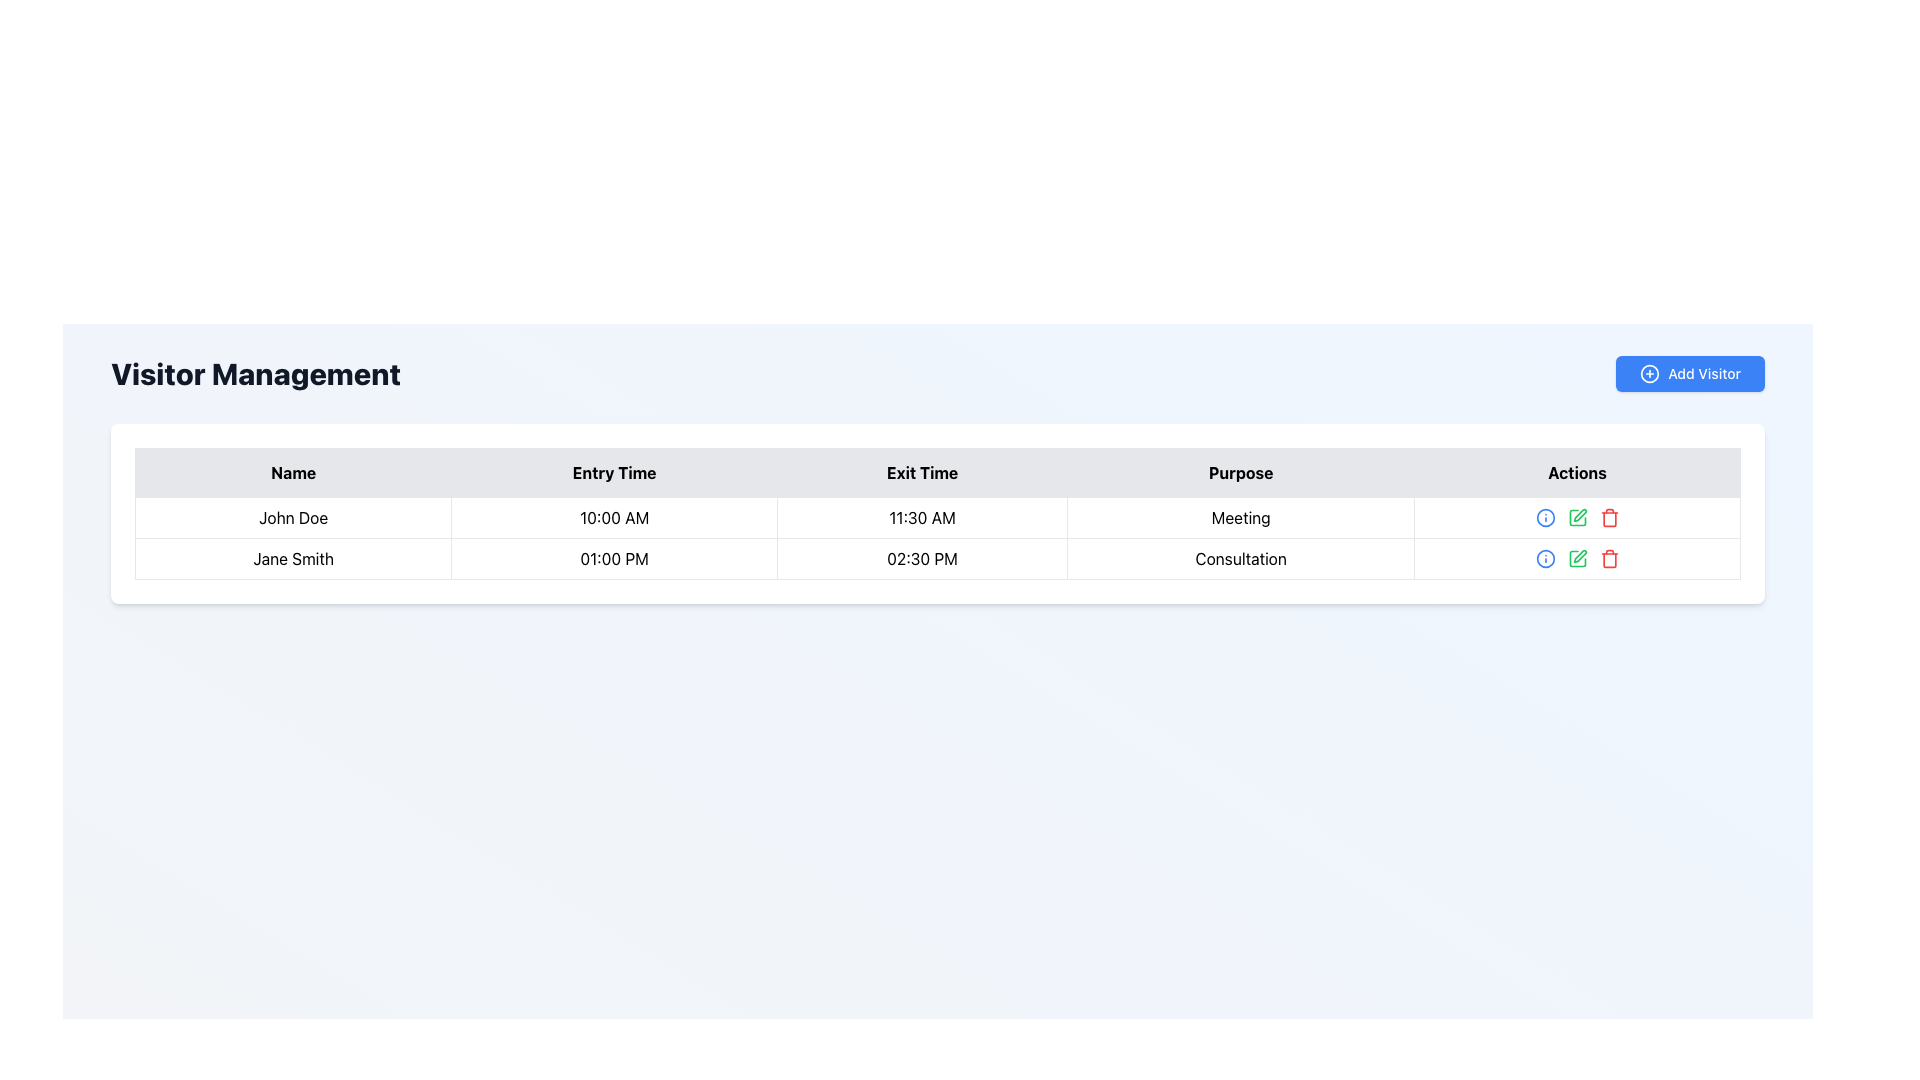  Describe the element at coordinates (1544, 516) in the screenshot. I see `the graphical information icon (circle) located in the 'Actions' column of the second row of the table` at that location.